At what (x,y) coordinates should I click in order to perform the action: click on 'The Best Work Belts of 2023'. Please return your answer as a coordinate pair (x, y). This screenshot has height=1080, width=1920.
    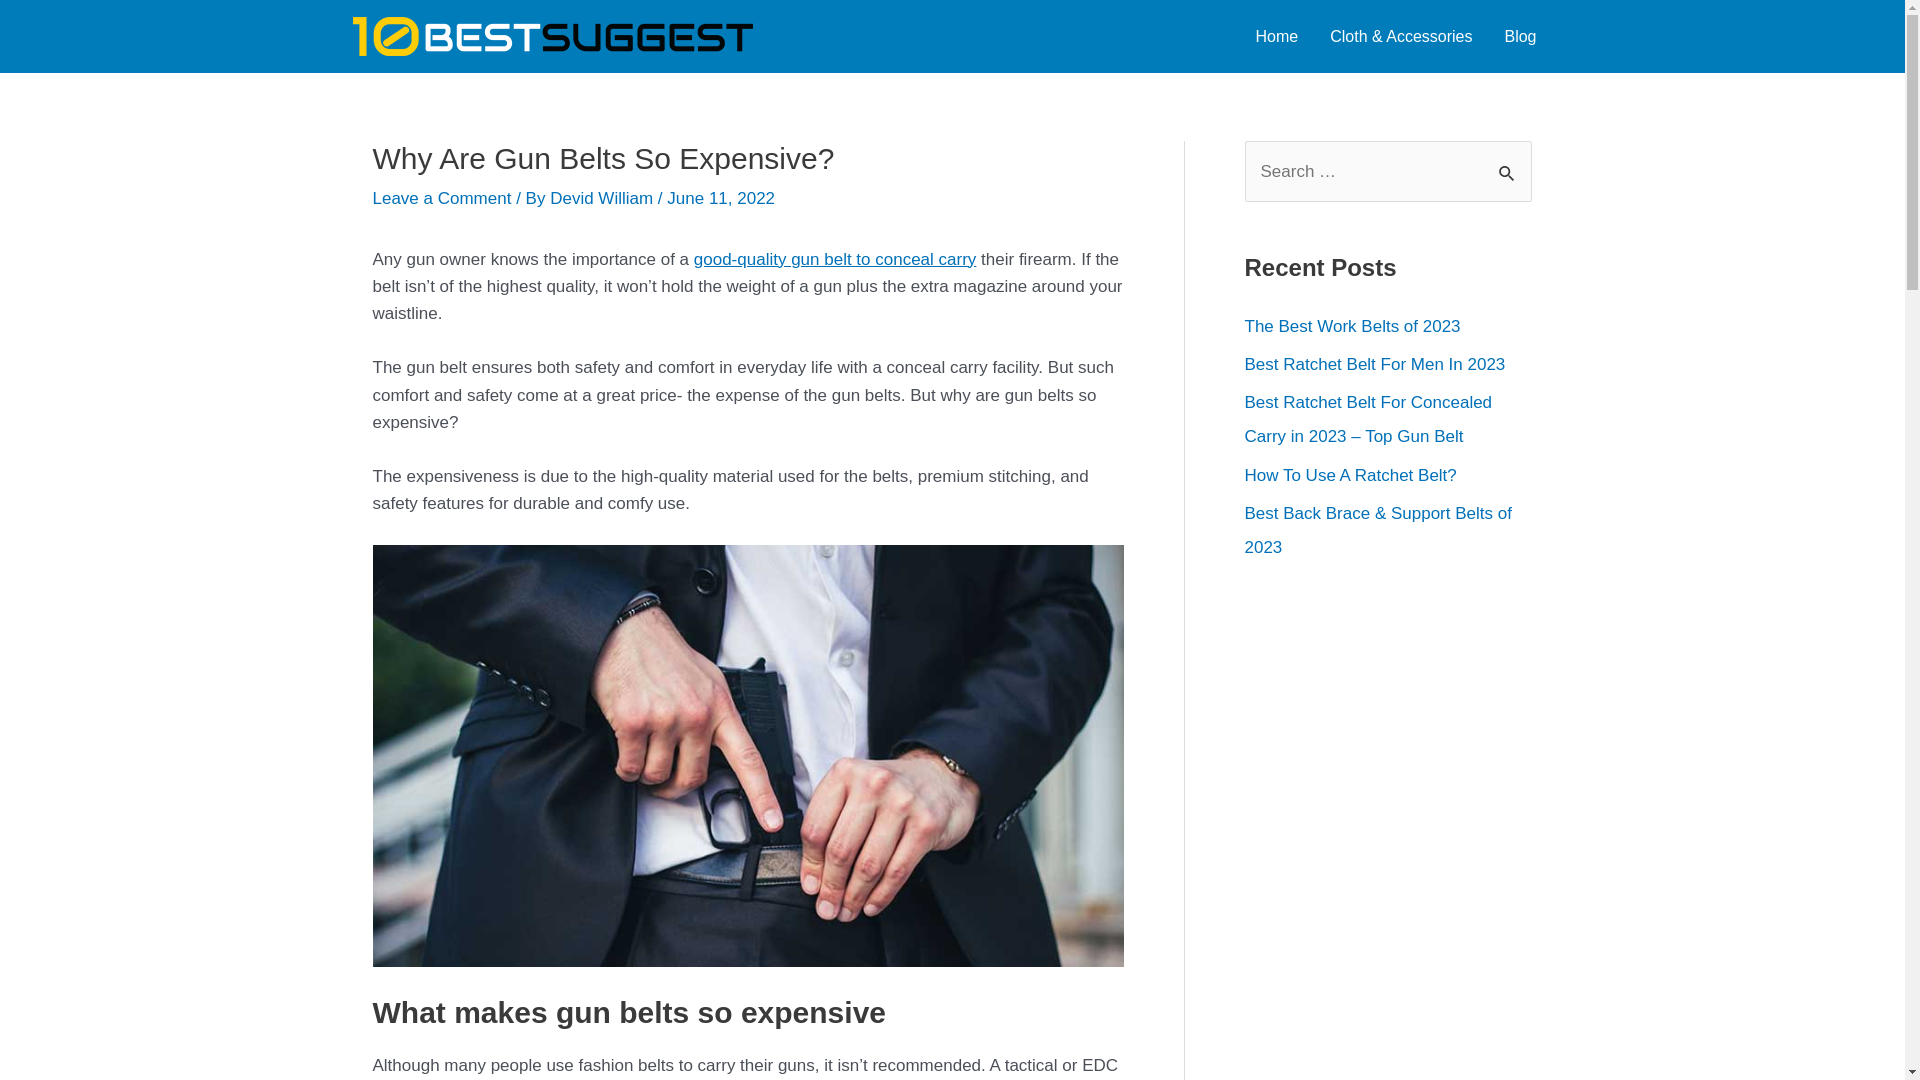
    Looking at the image, I should click on (1352, 325).